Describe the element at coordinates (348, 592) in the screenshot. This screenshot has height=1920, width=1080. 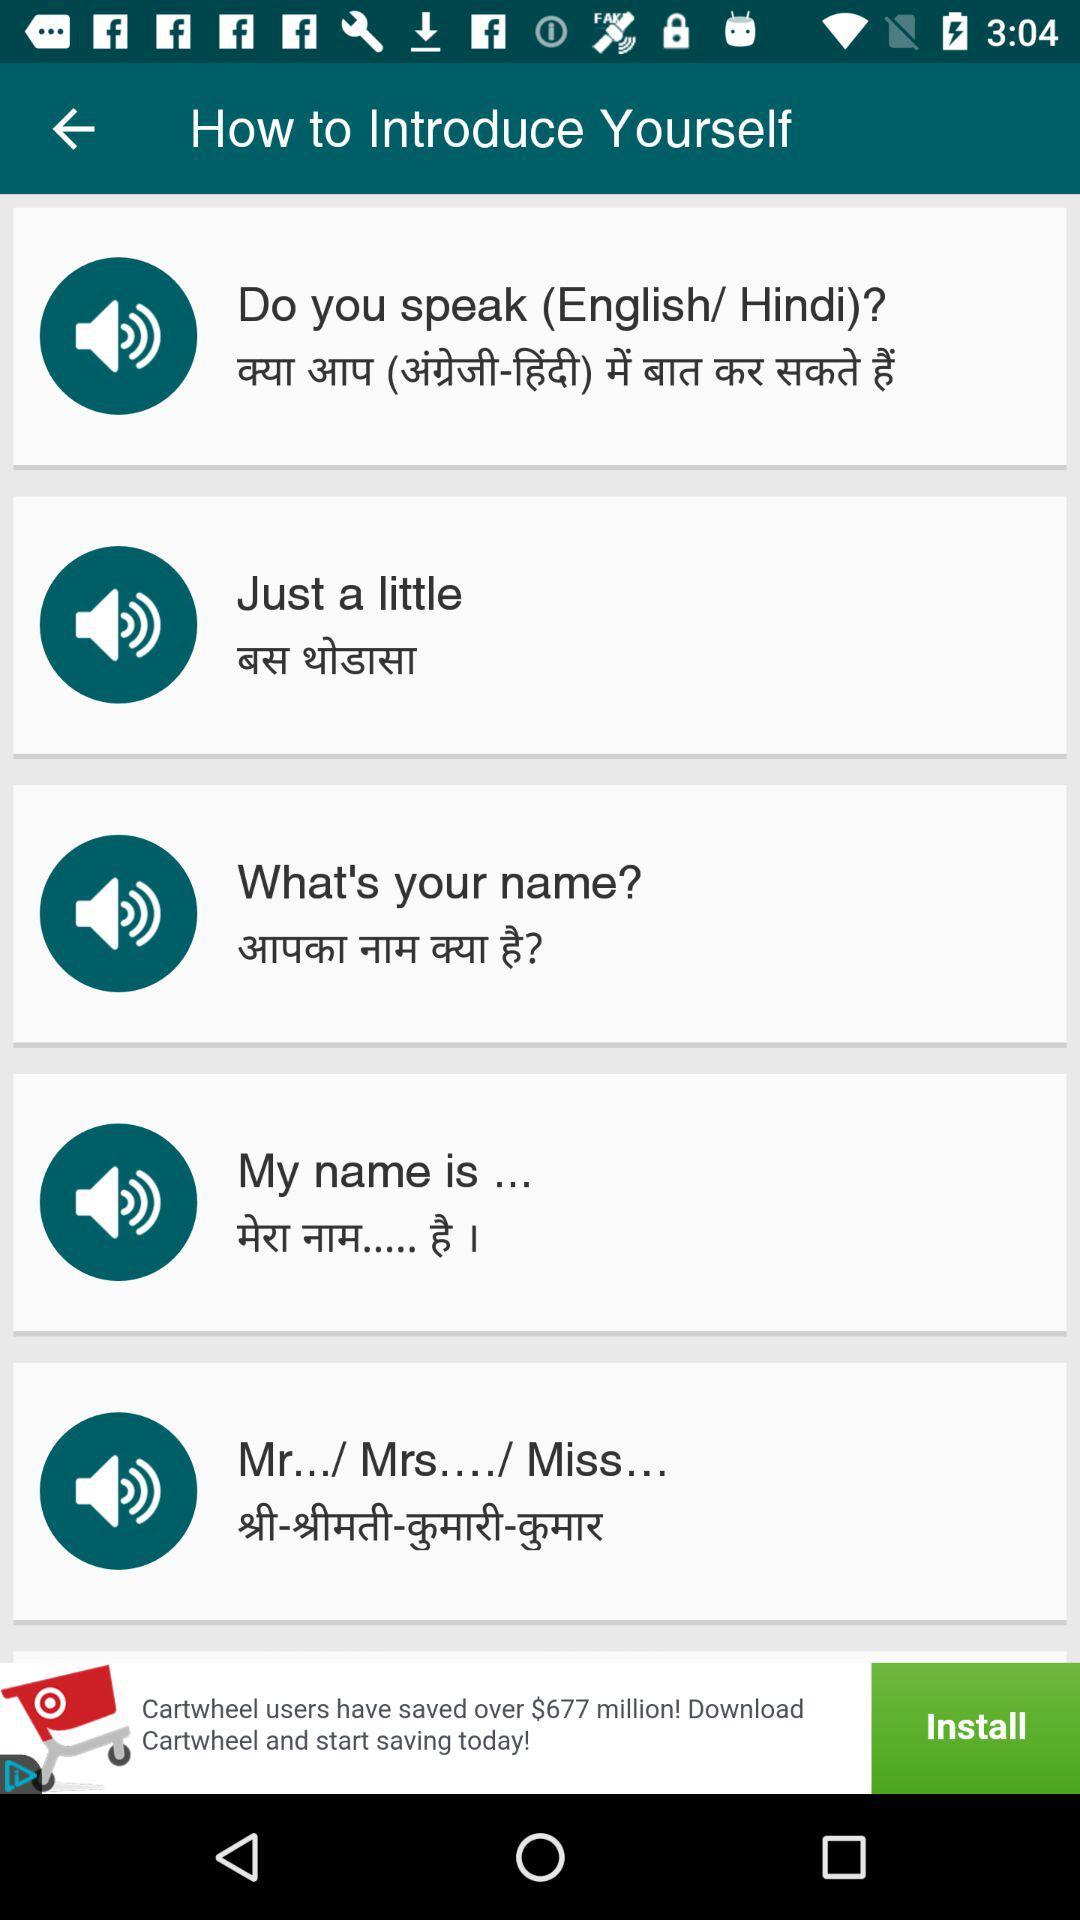
I see `the just a little` at that location.